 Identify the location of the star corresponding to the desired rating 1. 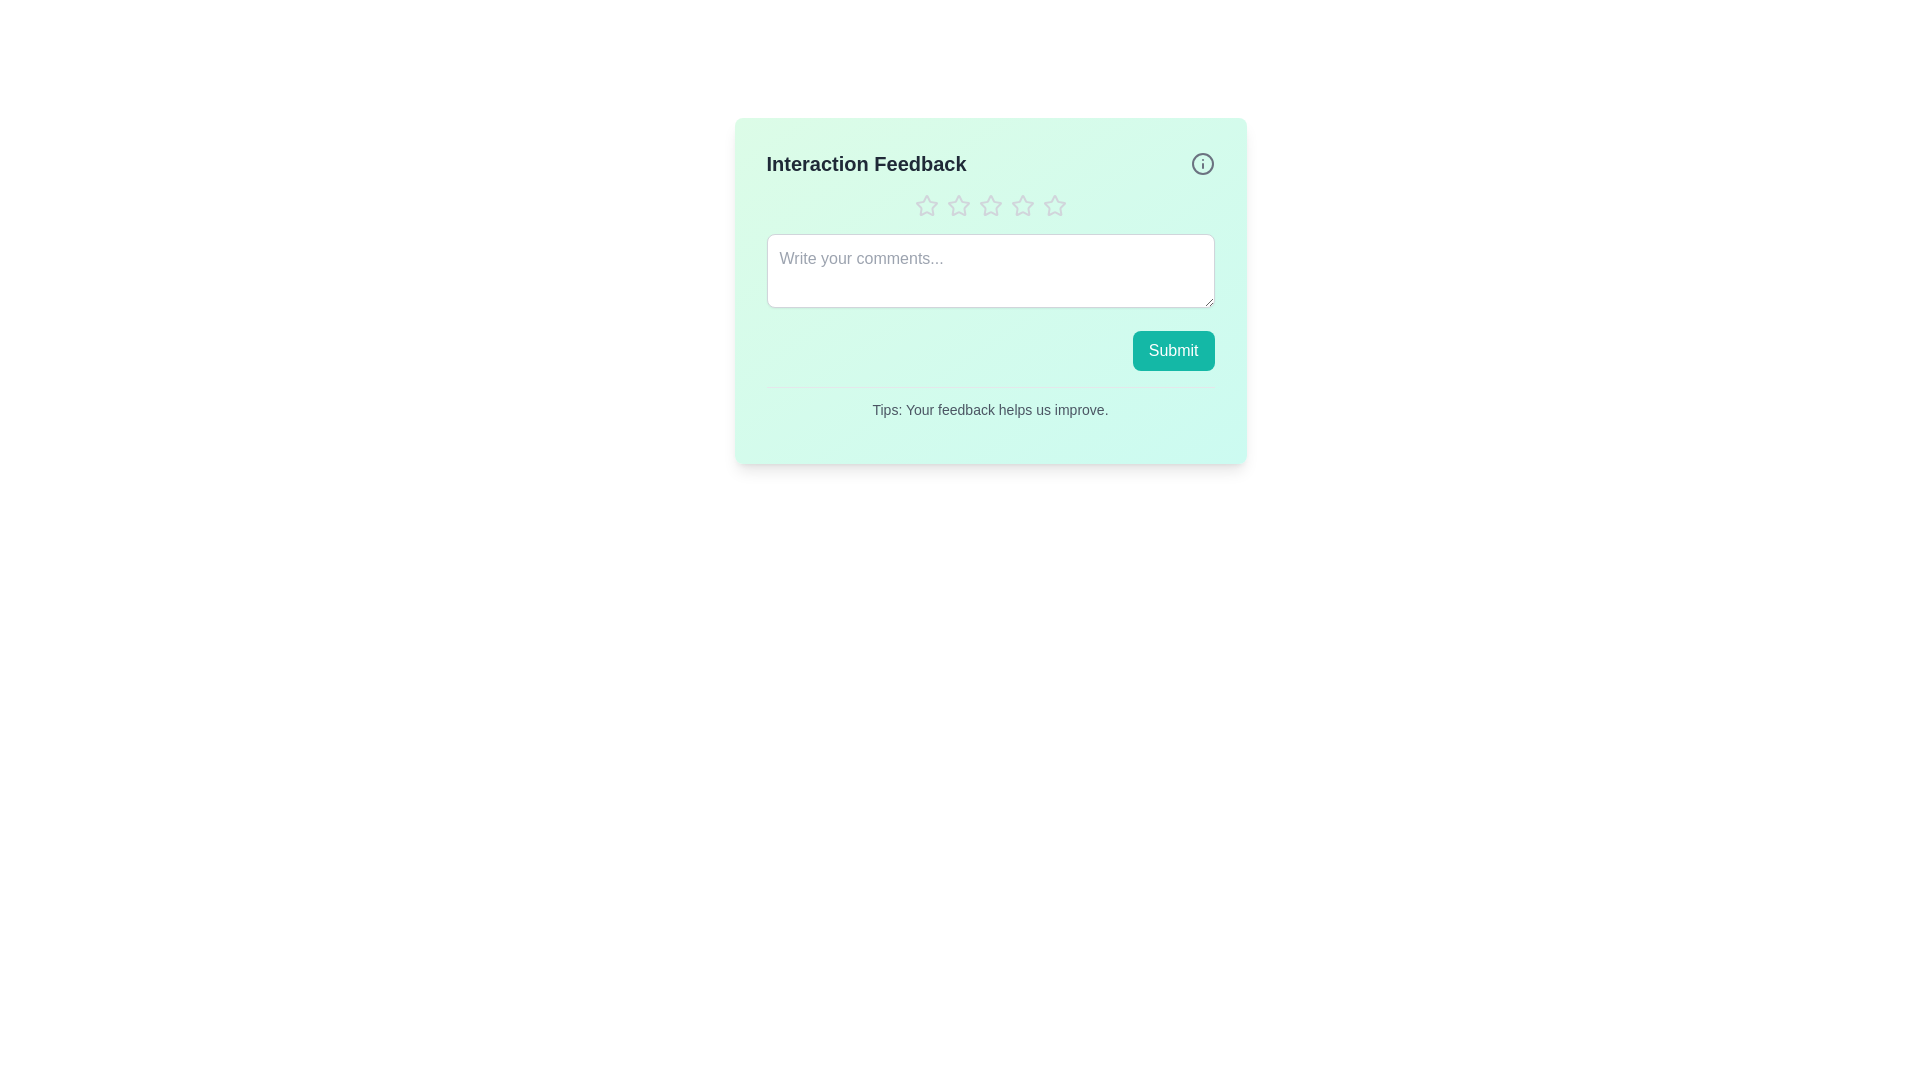
(925, 205).